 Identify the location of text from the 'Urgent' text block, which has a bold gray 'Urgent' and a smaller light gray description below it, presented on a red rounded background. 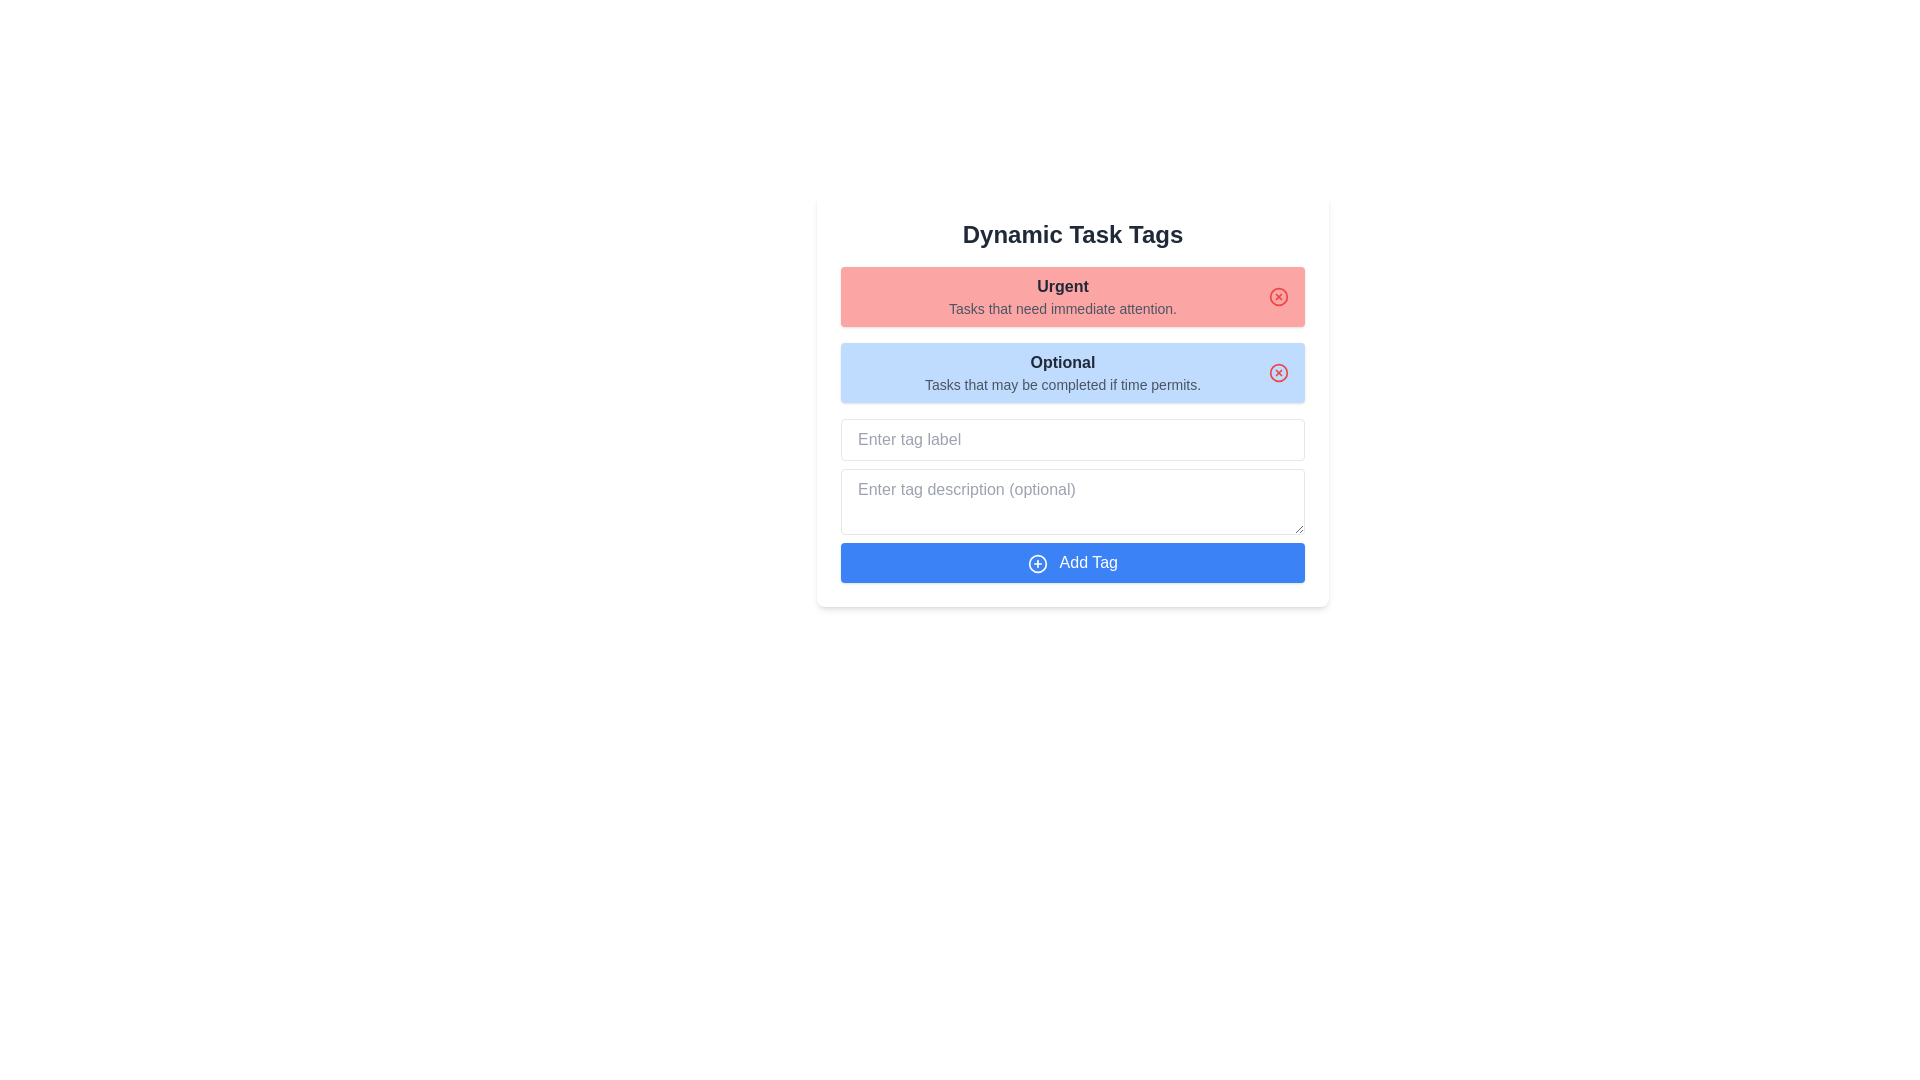
(1061, 297).